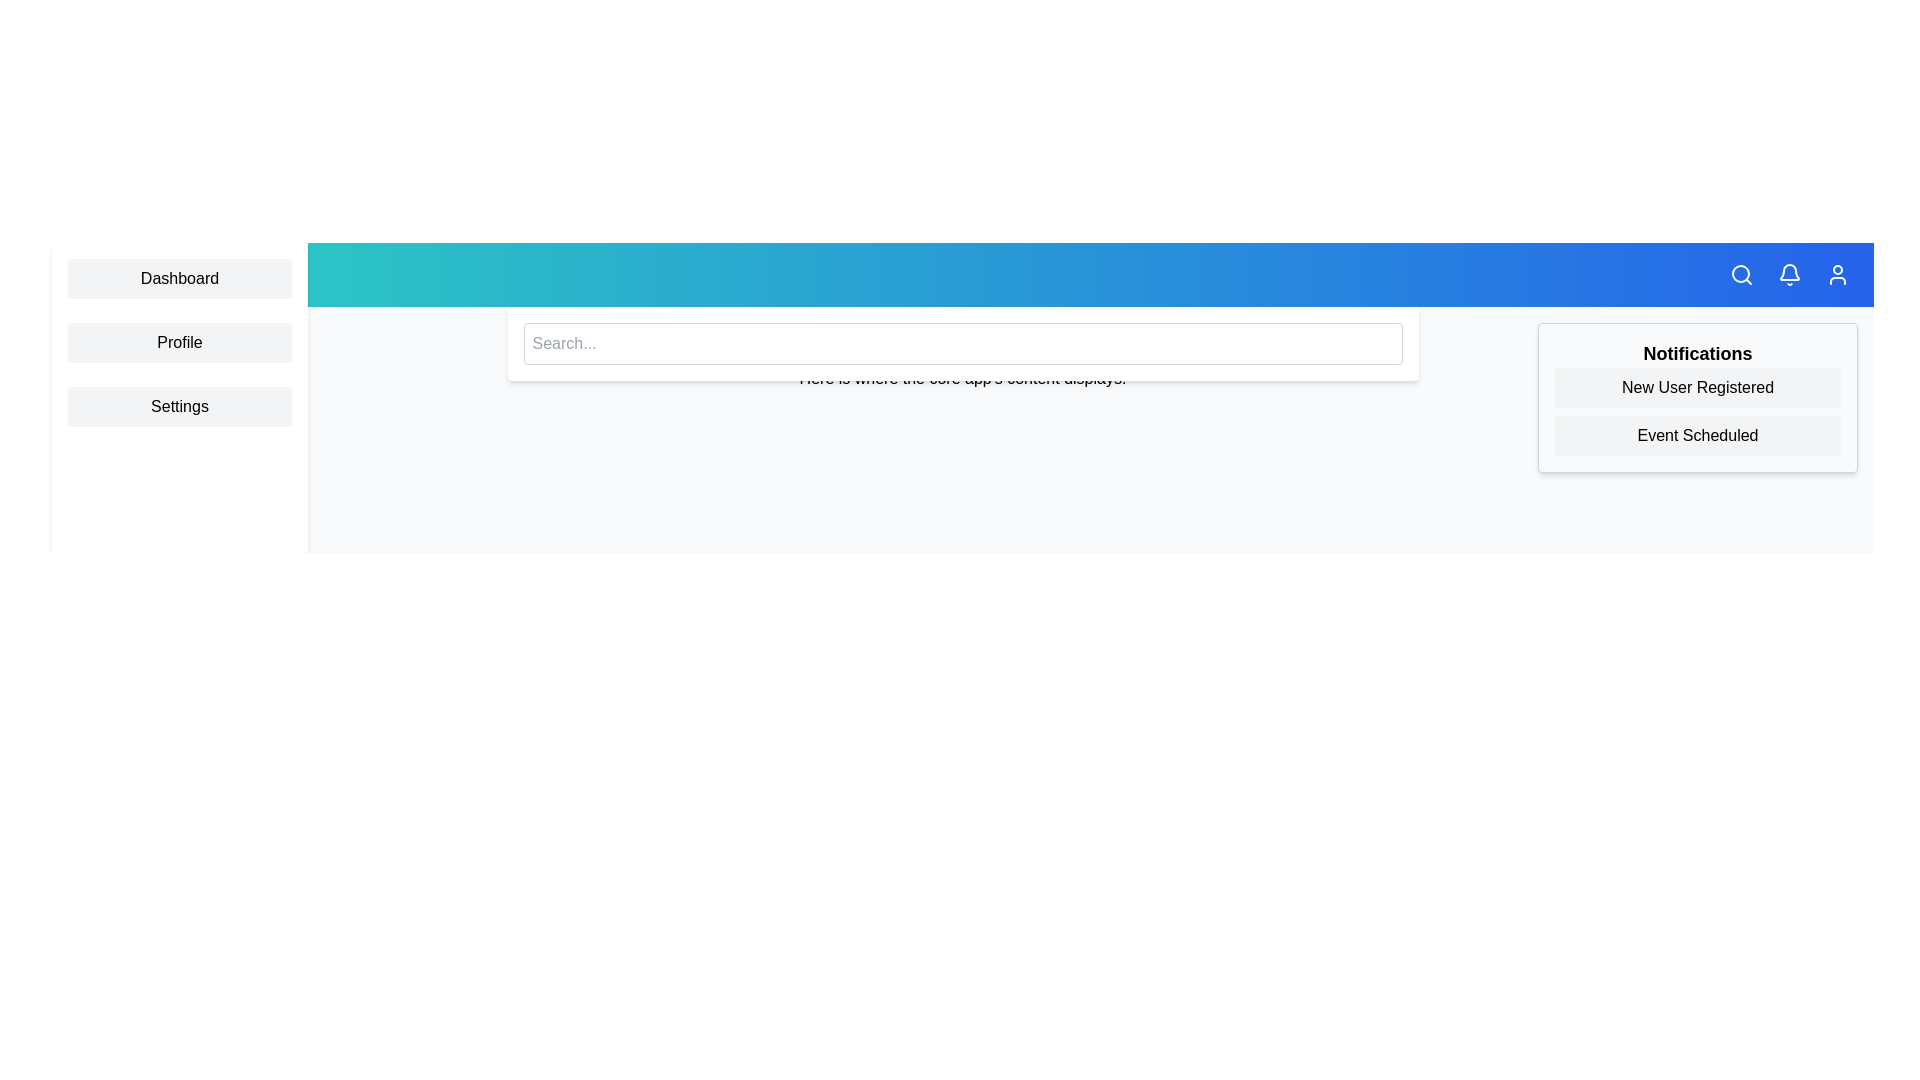  I want to click on the 'Profile' button, which is a rectangular button with bold black text on a light gray background, located in the navigation panel between the 'Dashboard' and 'Settings' buttons, so click(180, 342).